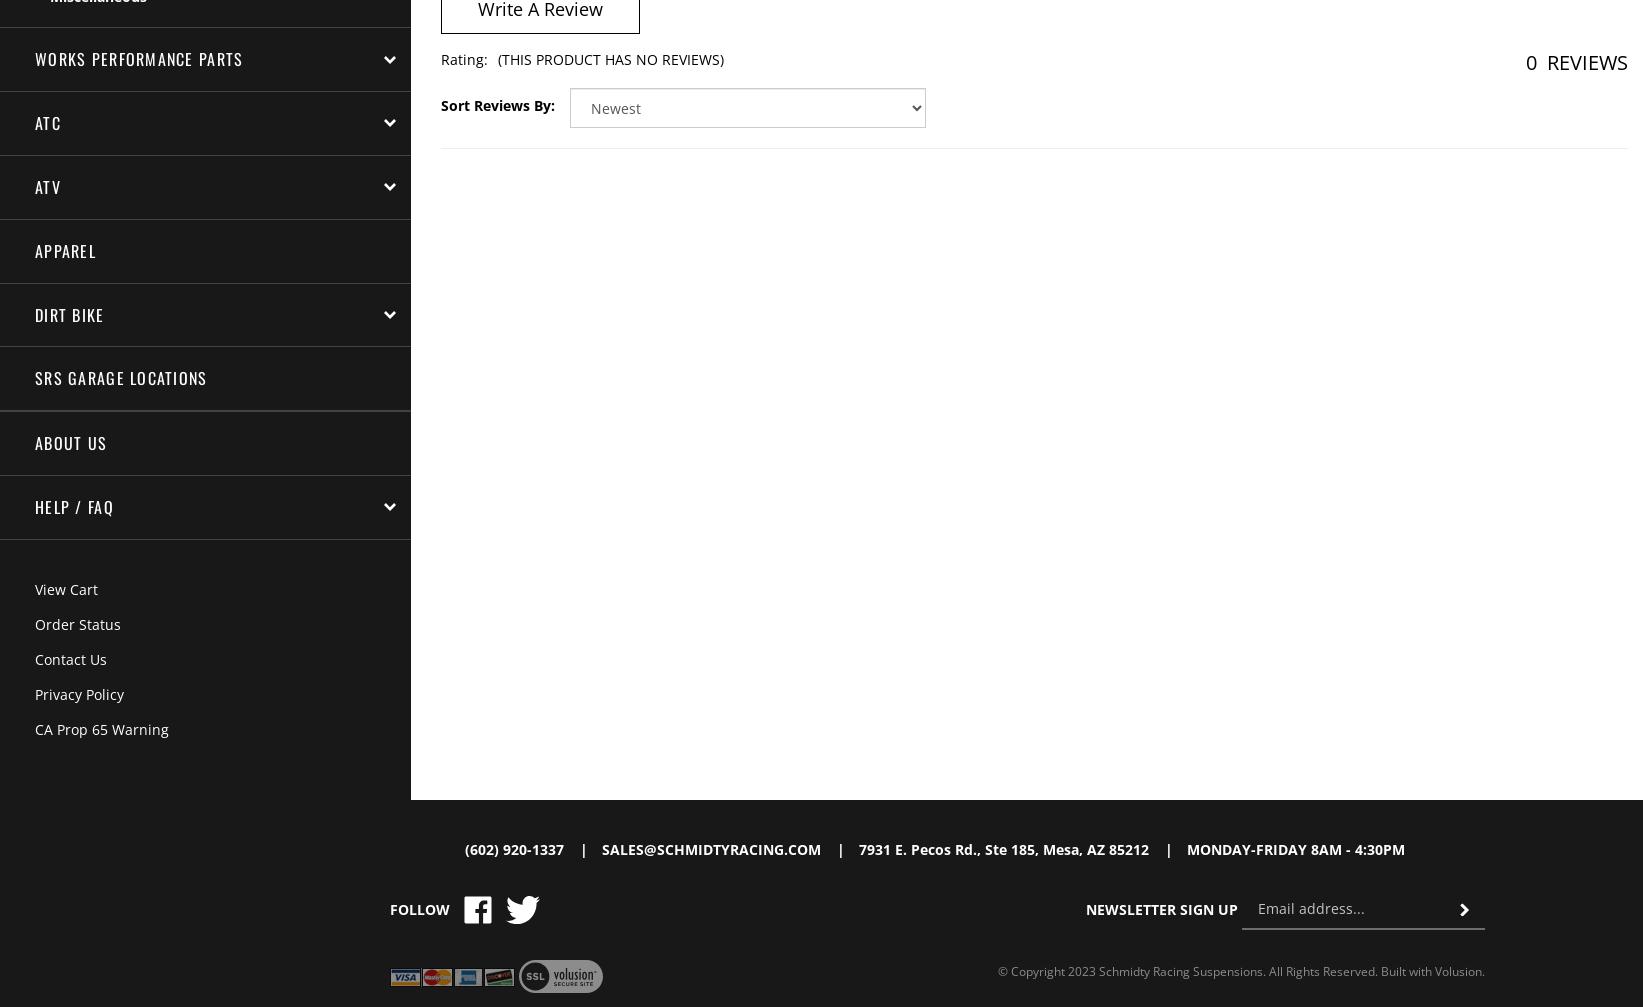  Describe the element at coordinates (710, 847) in the screenshot. I see `'SALES@SCHMIDTYRACING.COM'` at that location.